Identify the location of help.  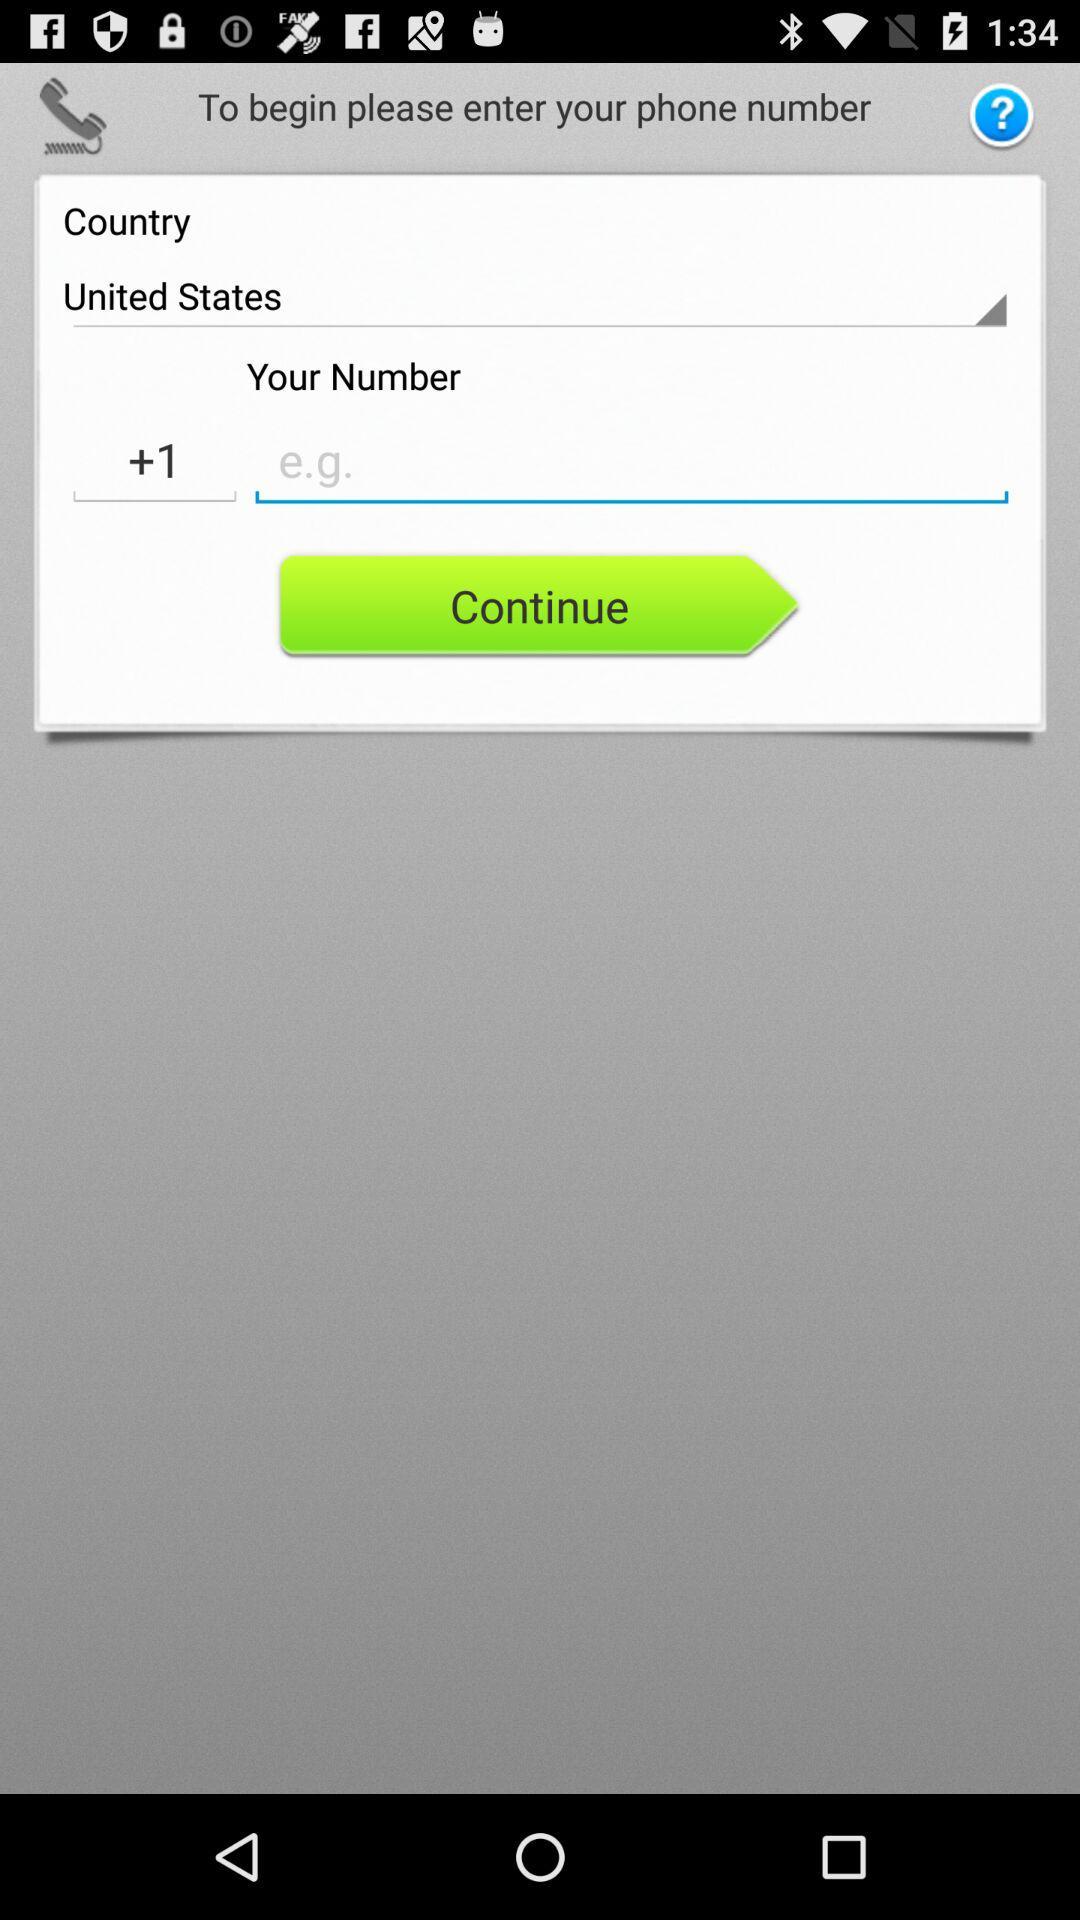
(1001, 116).